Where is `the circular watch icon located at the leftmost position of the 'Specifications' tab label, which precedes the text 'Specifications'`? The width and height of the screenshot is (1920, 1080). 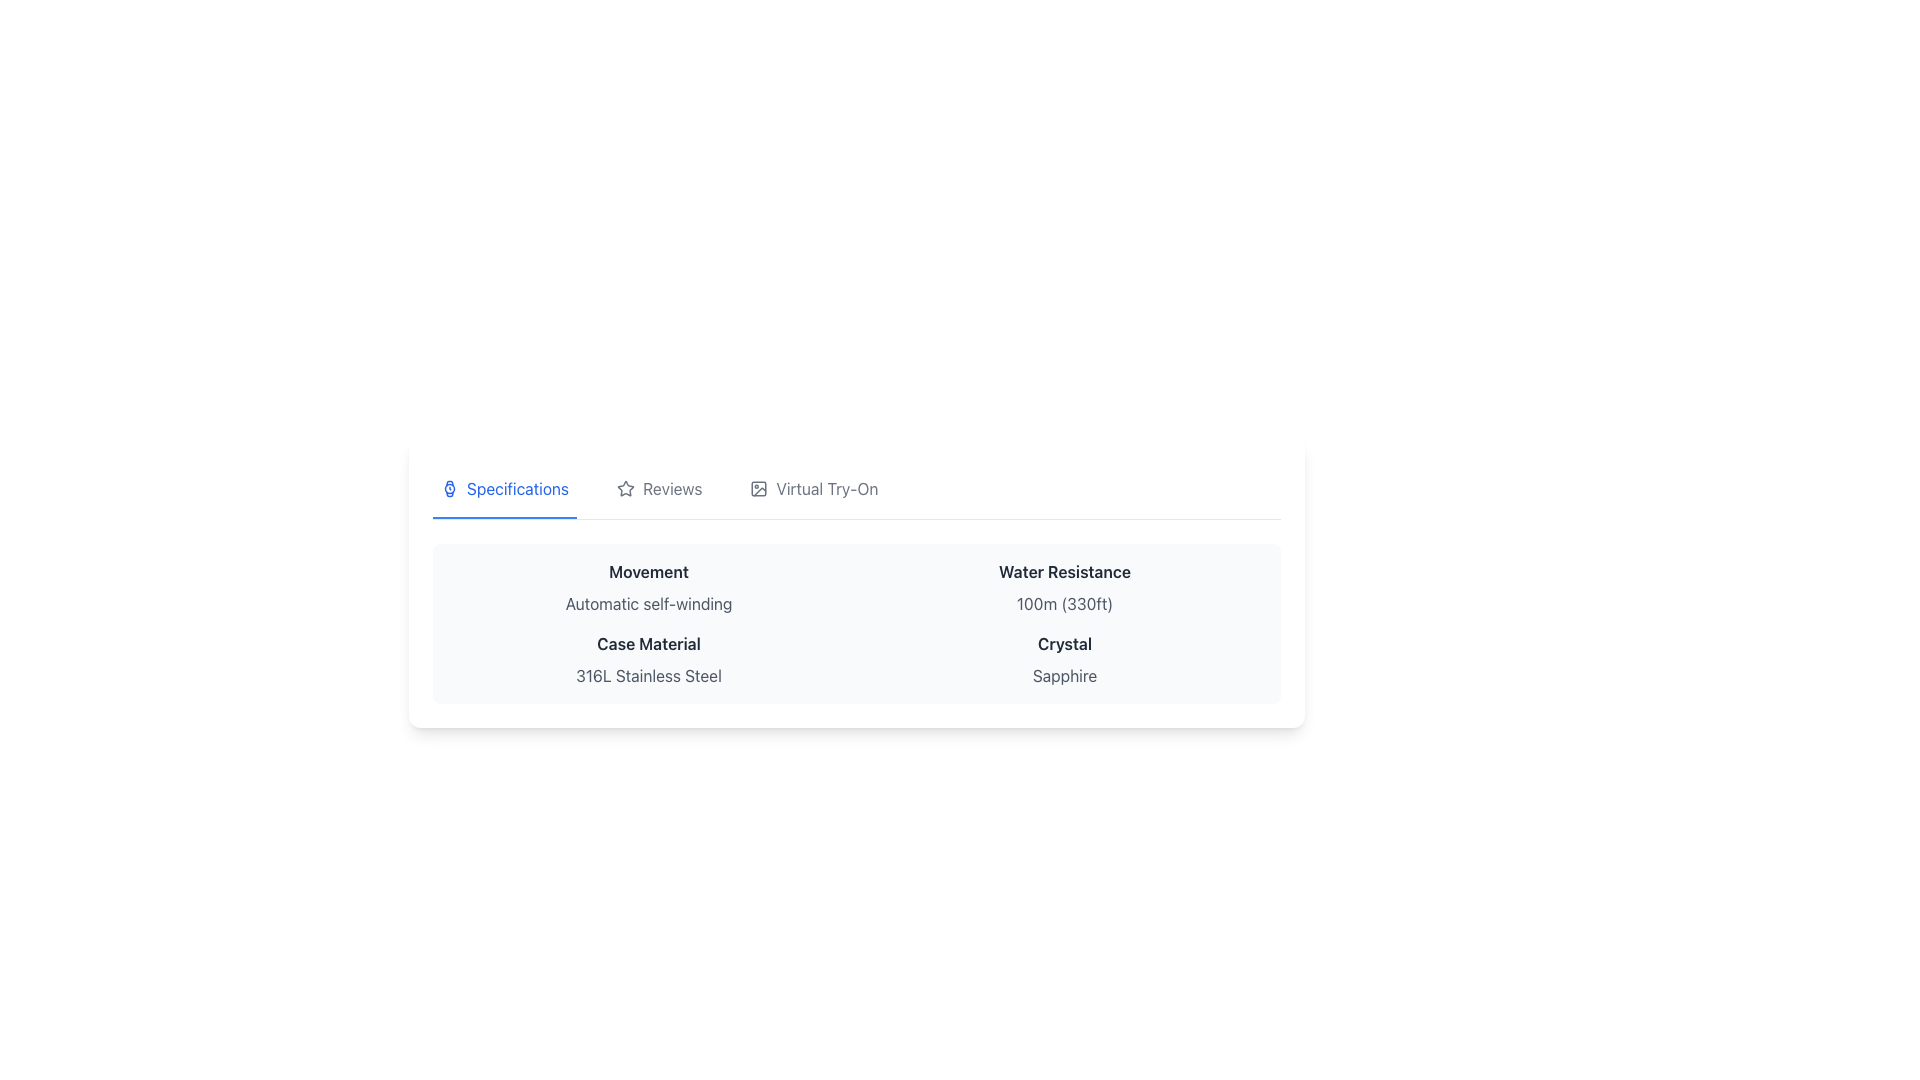
the circular watch icon located at the leftmost position of the 'Specifications' tab label, which precedes the text 'Specifications' is located at coordinates (449, 489).